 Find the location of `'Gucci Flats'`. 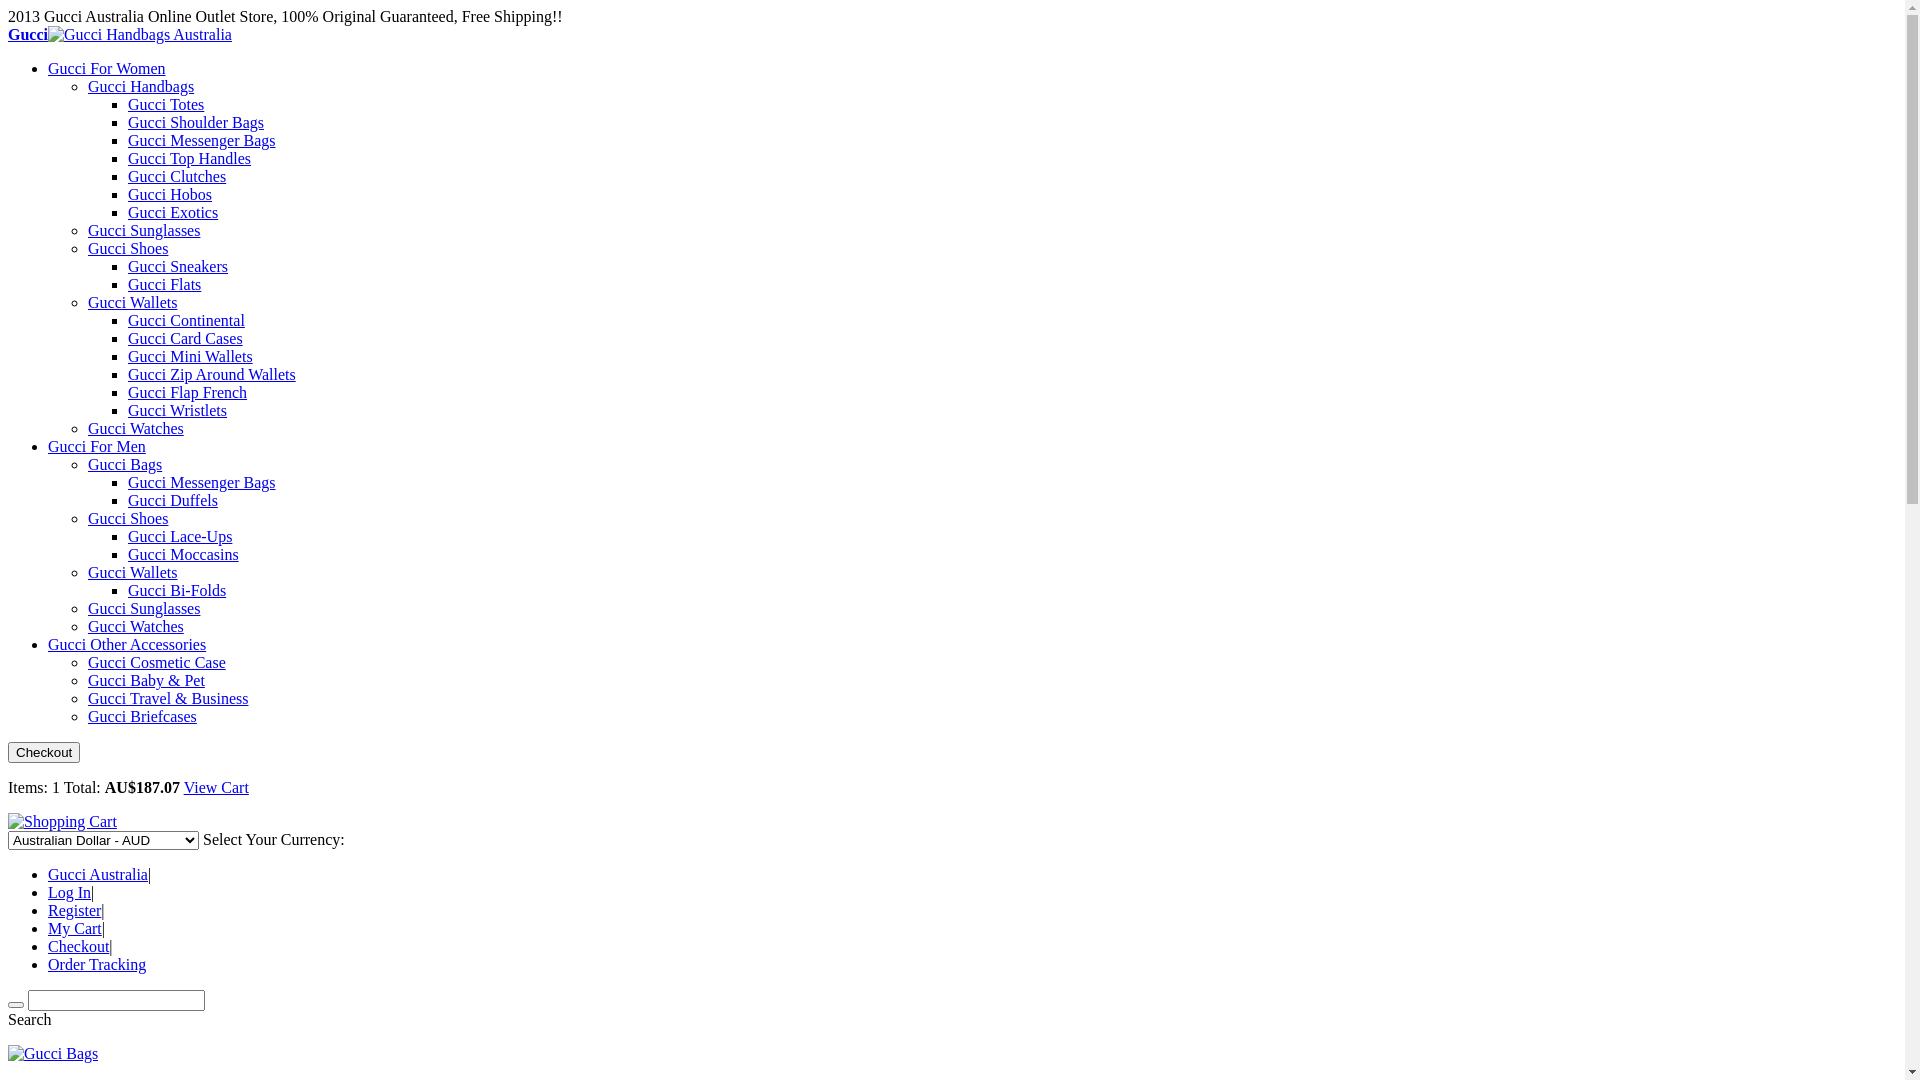

'Gucci Flats' is located at coordinates (164, 284).